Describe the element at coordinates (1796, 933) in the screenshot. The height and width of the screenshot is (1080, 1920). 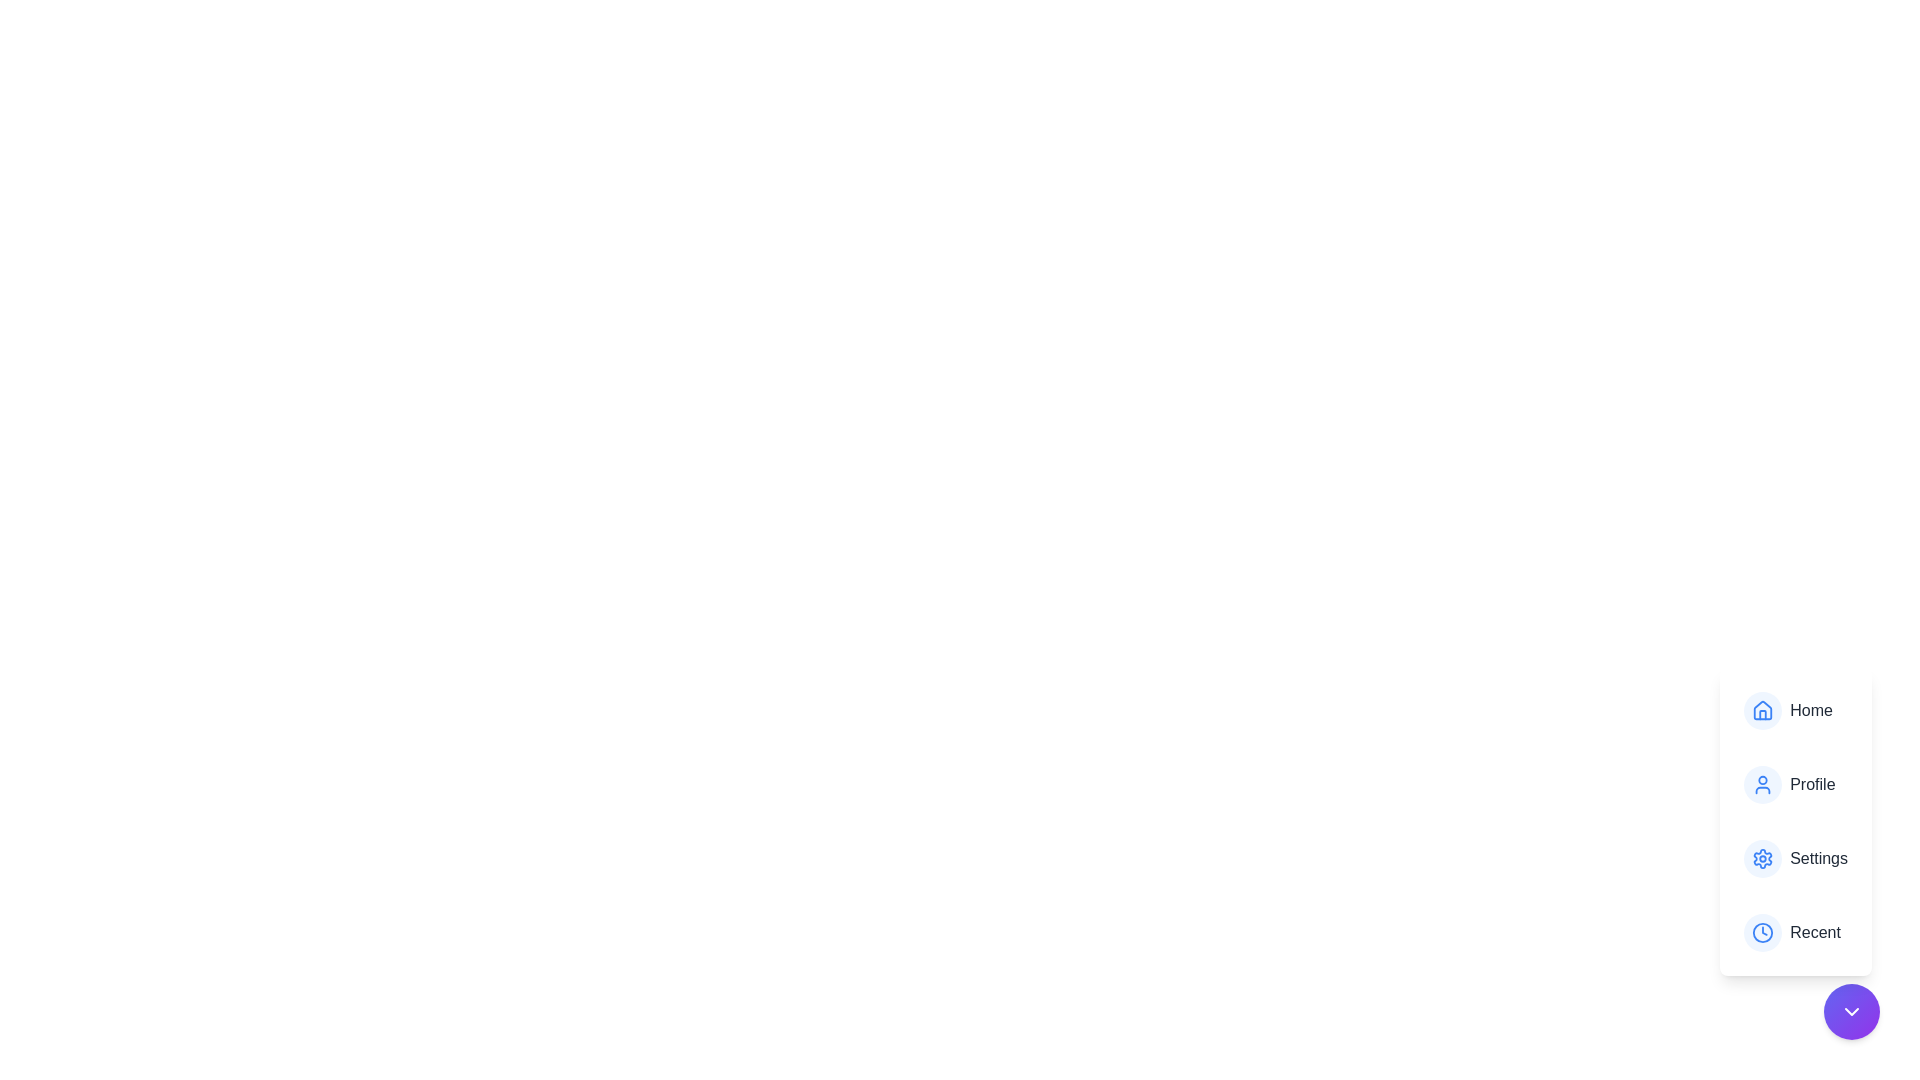
I see `the menu item Recent to trigger its action` at that location.